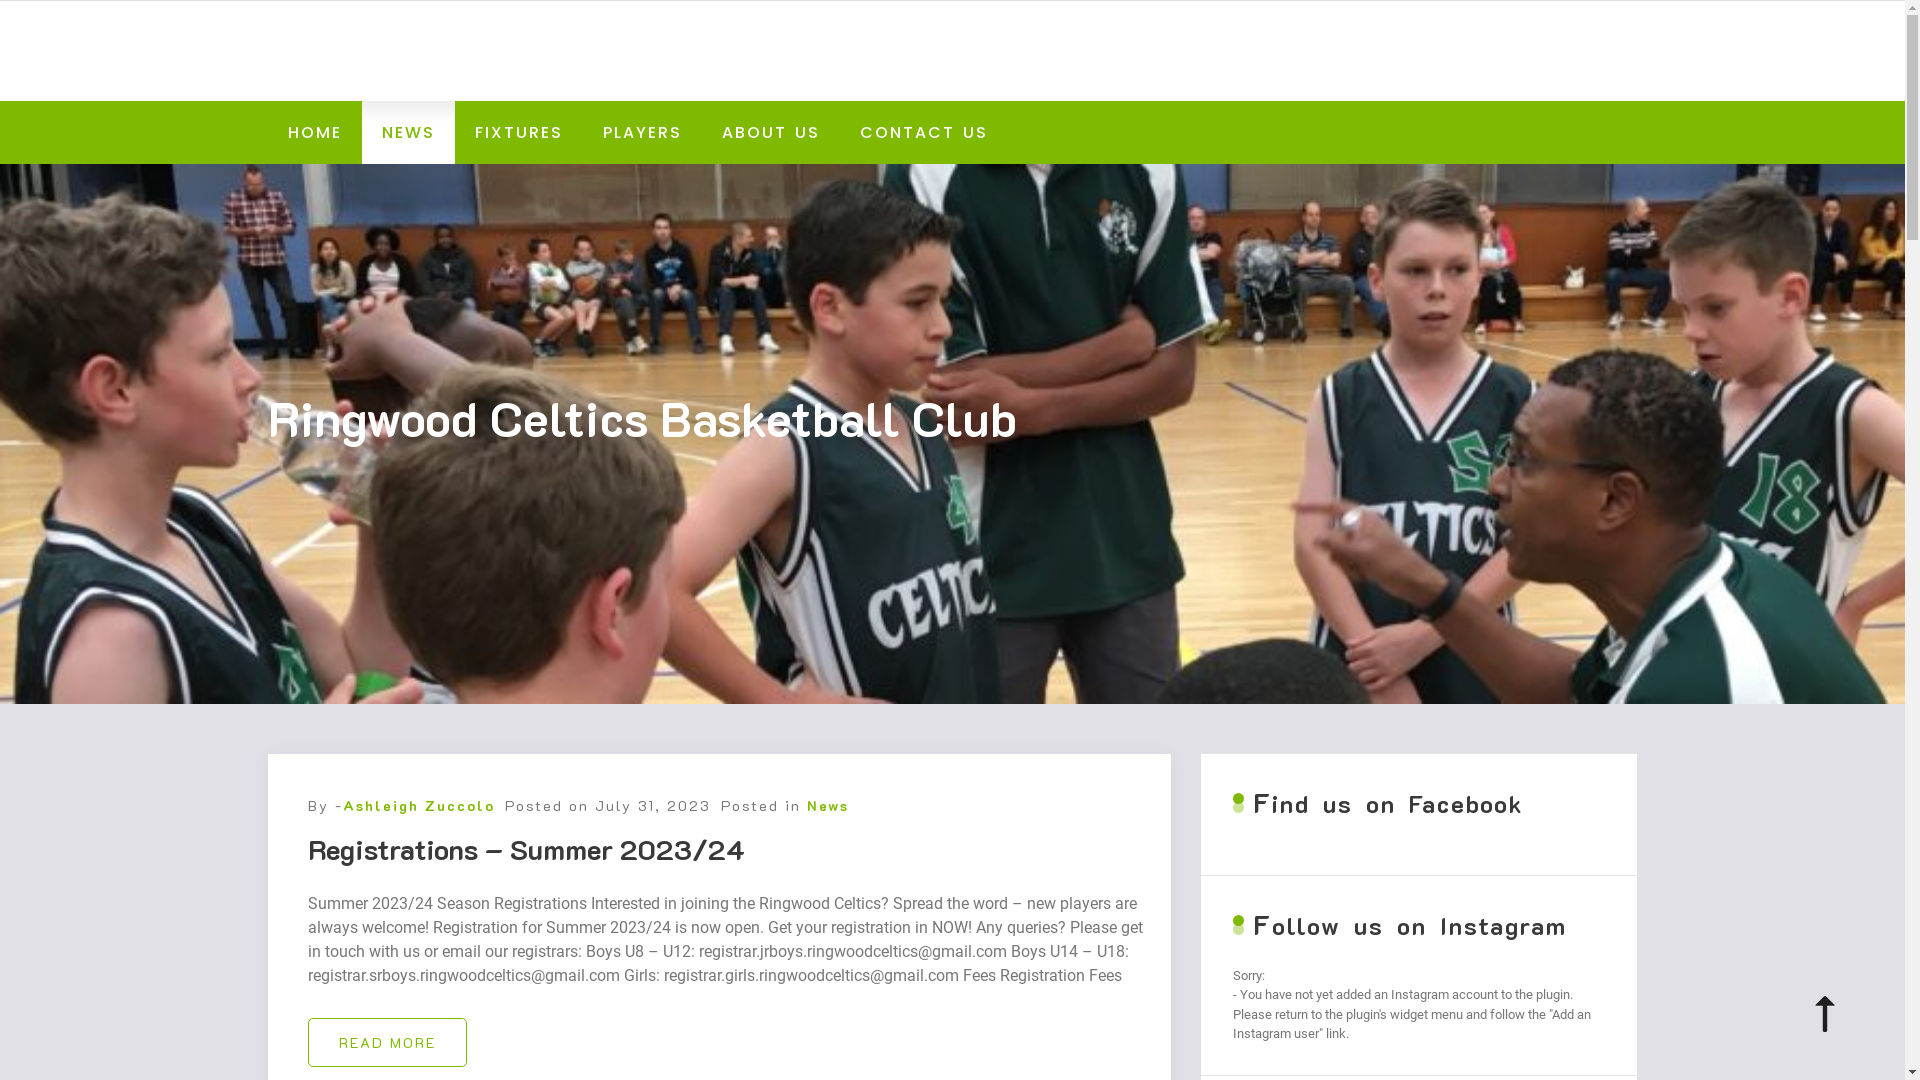 The height and width of the screenshot is (1080, 1920). What do you see at coordinates (923, 132) in the screenshot?
I see `'CONTACT US'` at bounding box center [923, 132].